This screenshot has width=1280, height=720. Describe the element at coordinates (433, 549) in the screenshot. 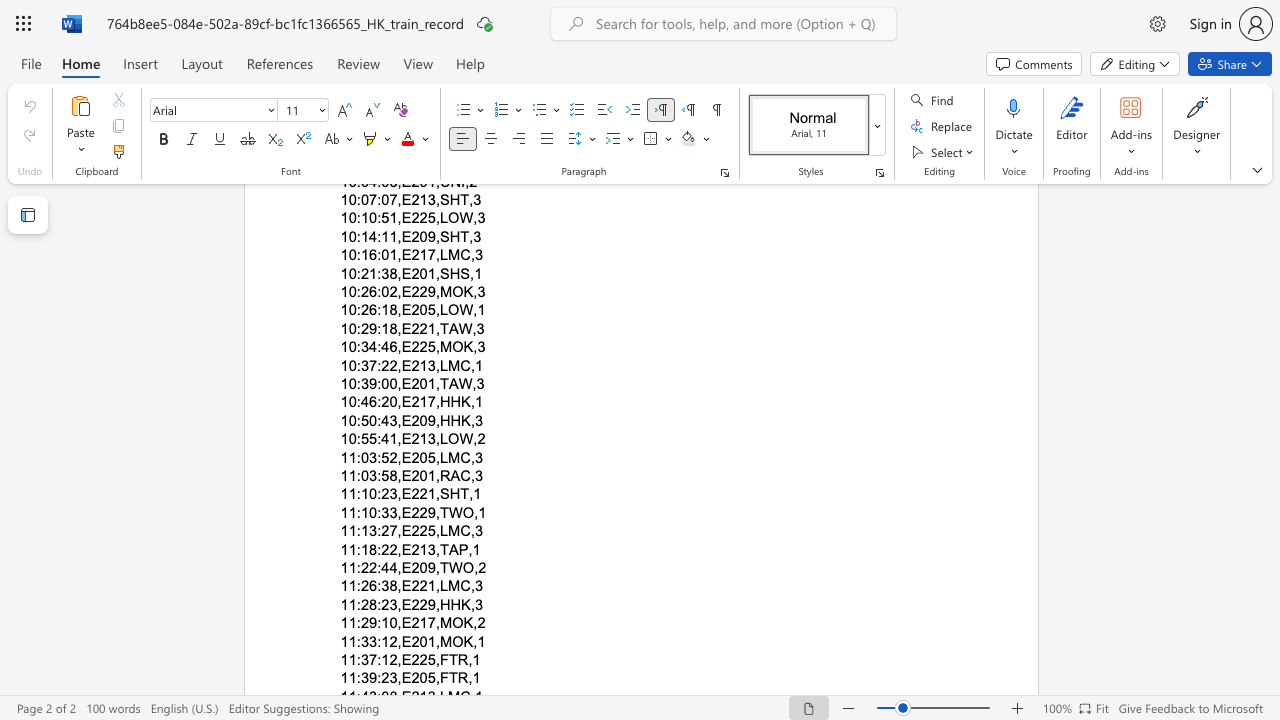

I see `the space between the continuous character "3" and "," in the text` at that location.